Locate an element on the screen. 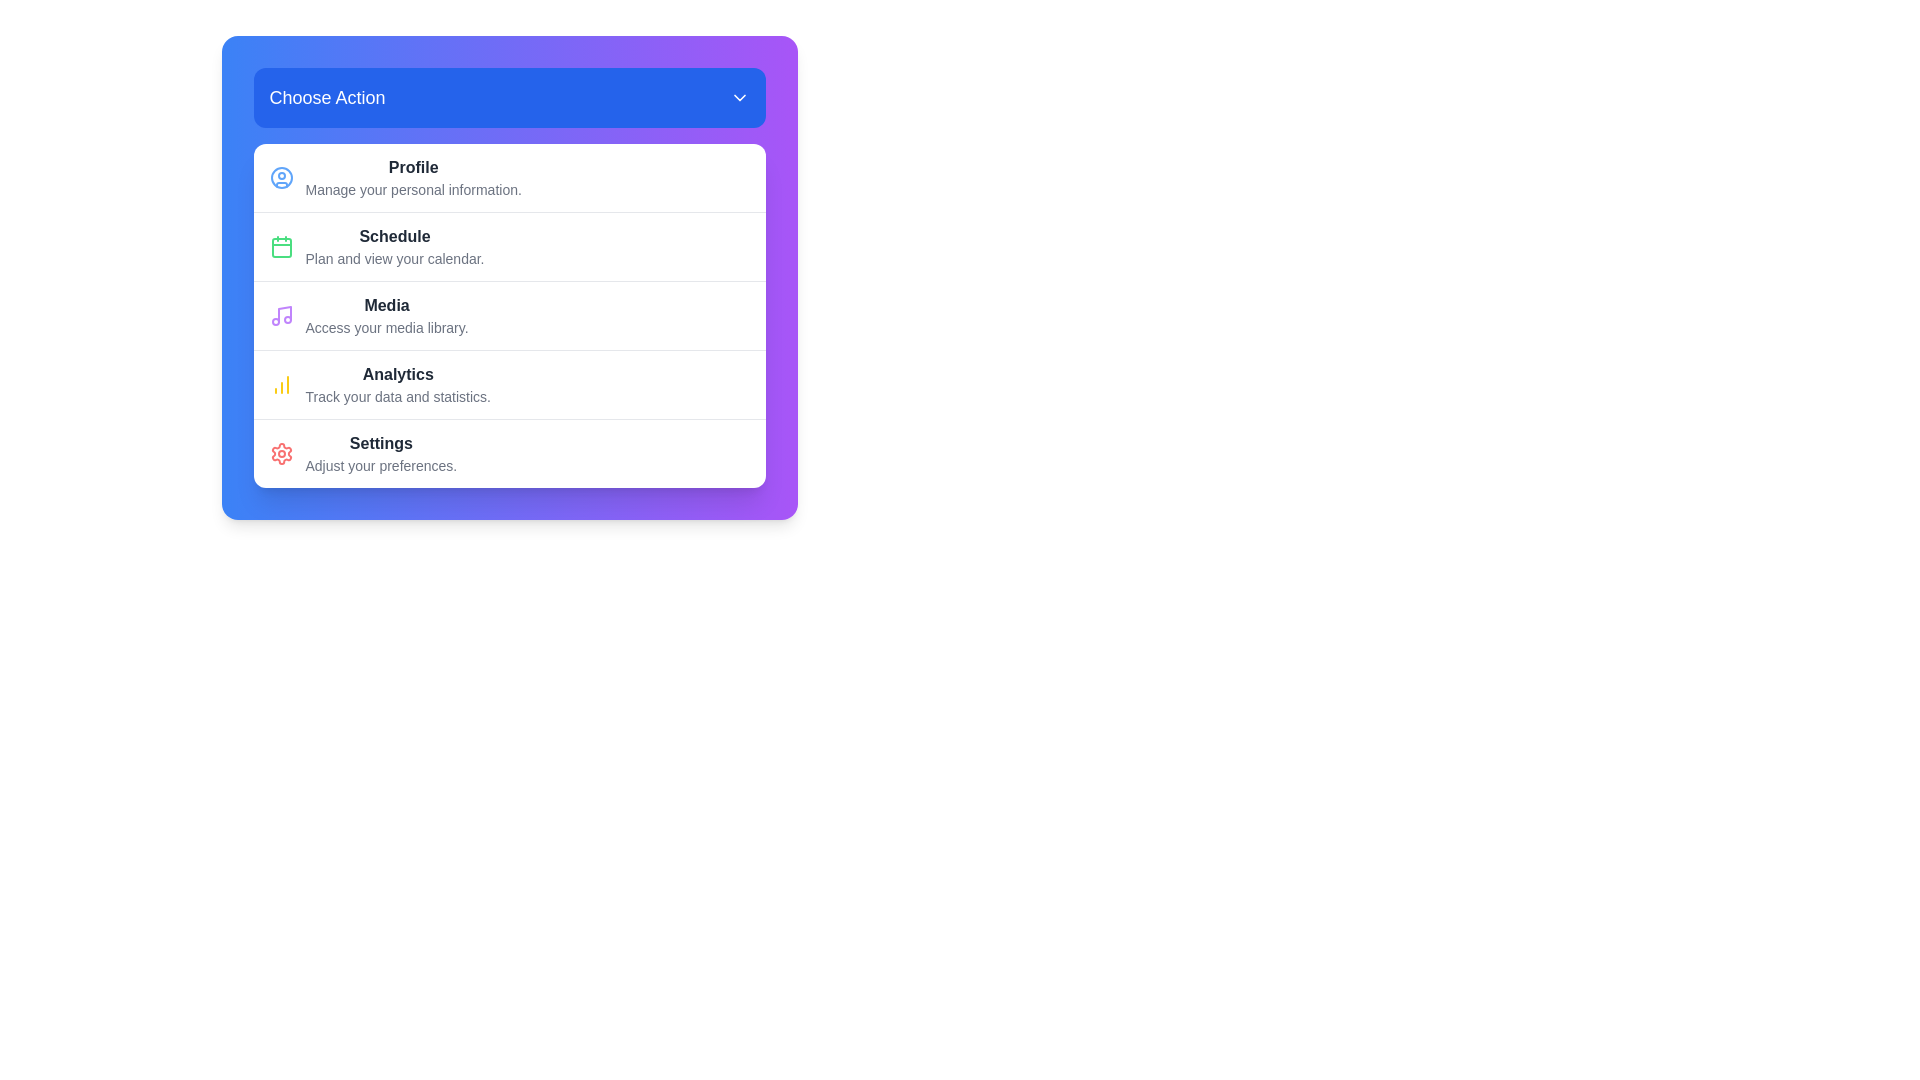  the static text label that reads 'Plan and view your calendar' located below the title 'Schedule' in the dropdown menu is located at coordinates (394, 257).